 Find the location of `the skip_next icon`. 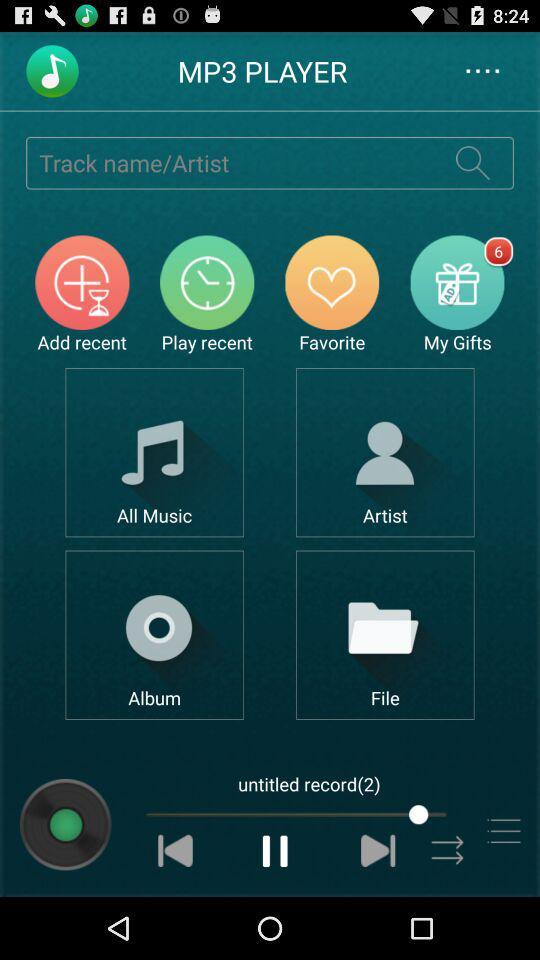

the skip_next icon is located at coordinates (378, 910).